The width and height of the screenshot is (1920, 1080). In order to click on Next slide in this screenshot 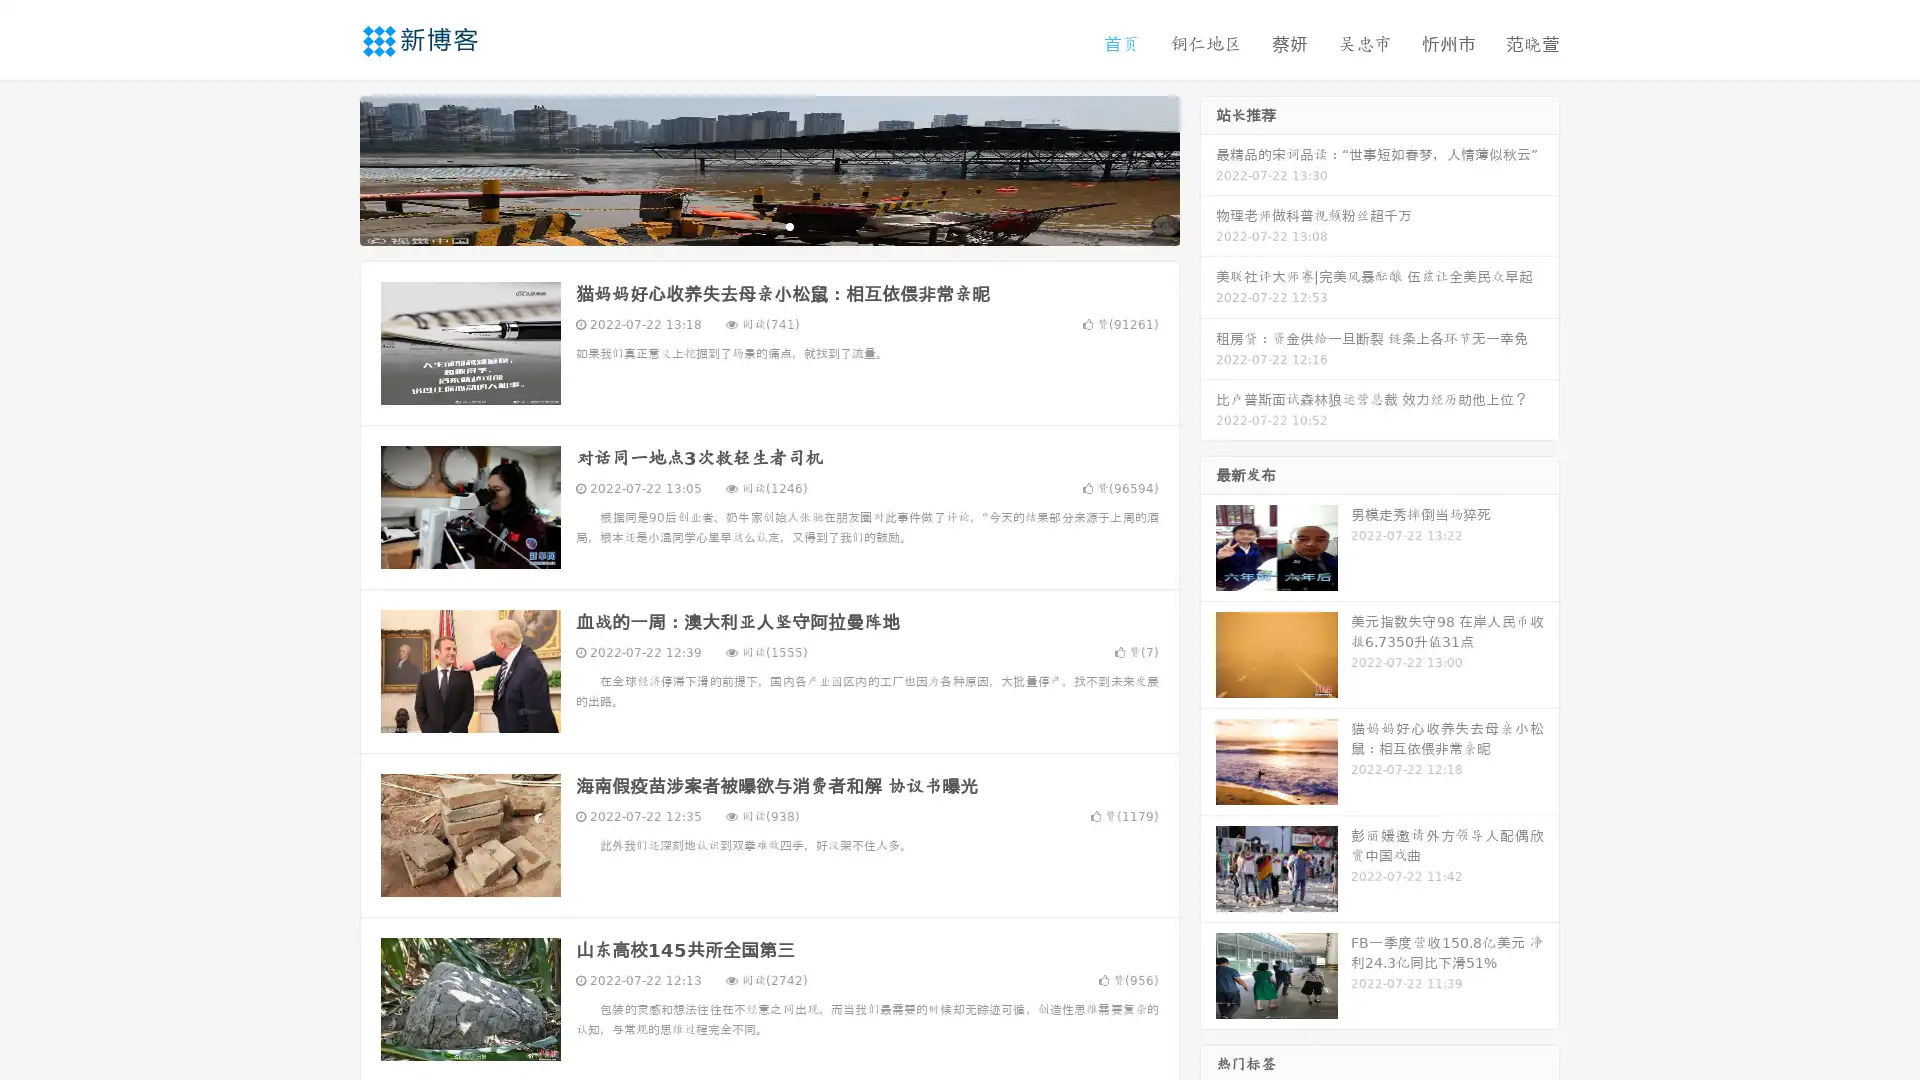, I will do `click(1208, 168)`.